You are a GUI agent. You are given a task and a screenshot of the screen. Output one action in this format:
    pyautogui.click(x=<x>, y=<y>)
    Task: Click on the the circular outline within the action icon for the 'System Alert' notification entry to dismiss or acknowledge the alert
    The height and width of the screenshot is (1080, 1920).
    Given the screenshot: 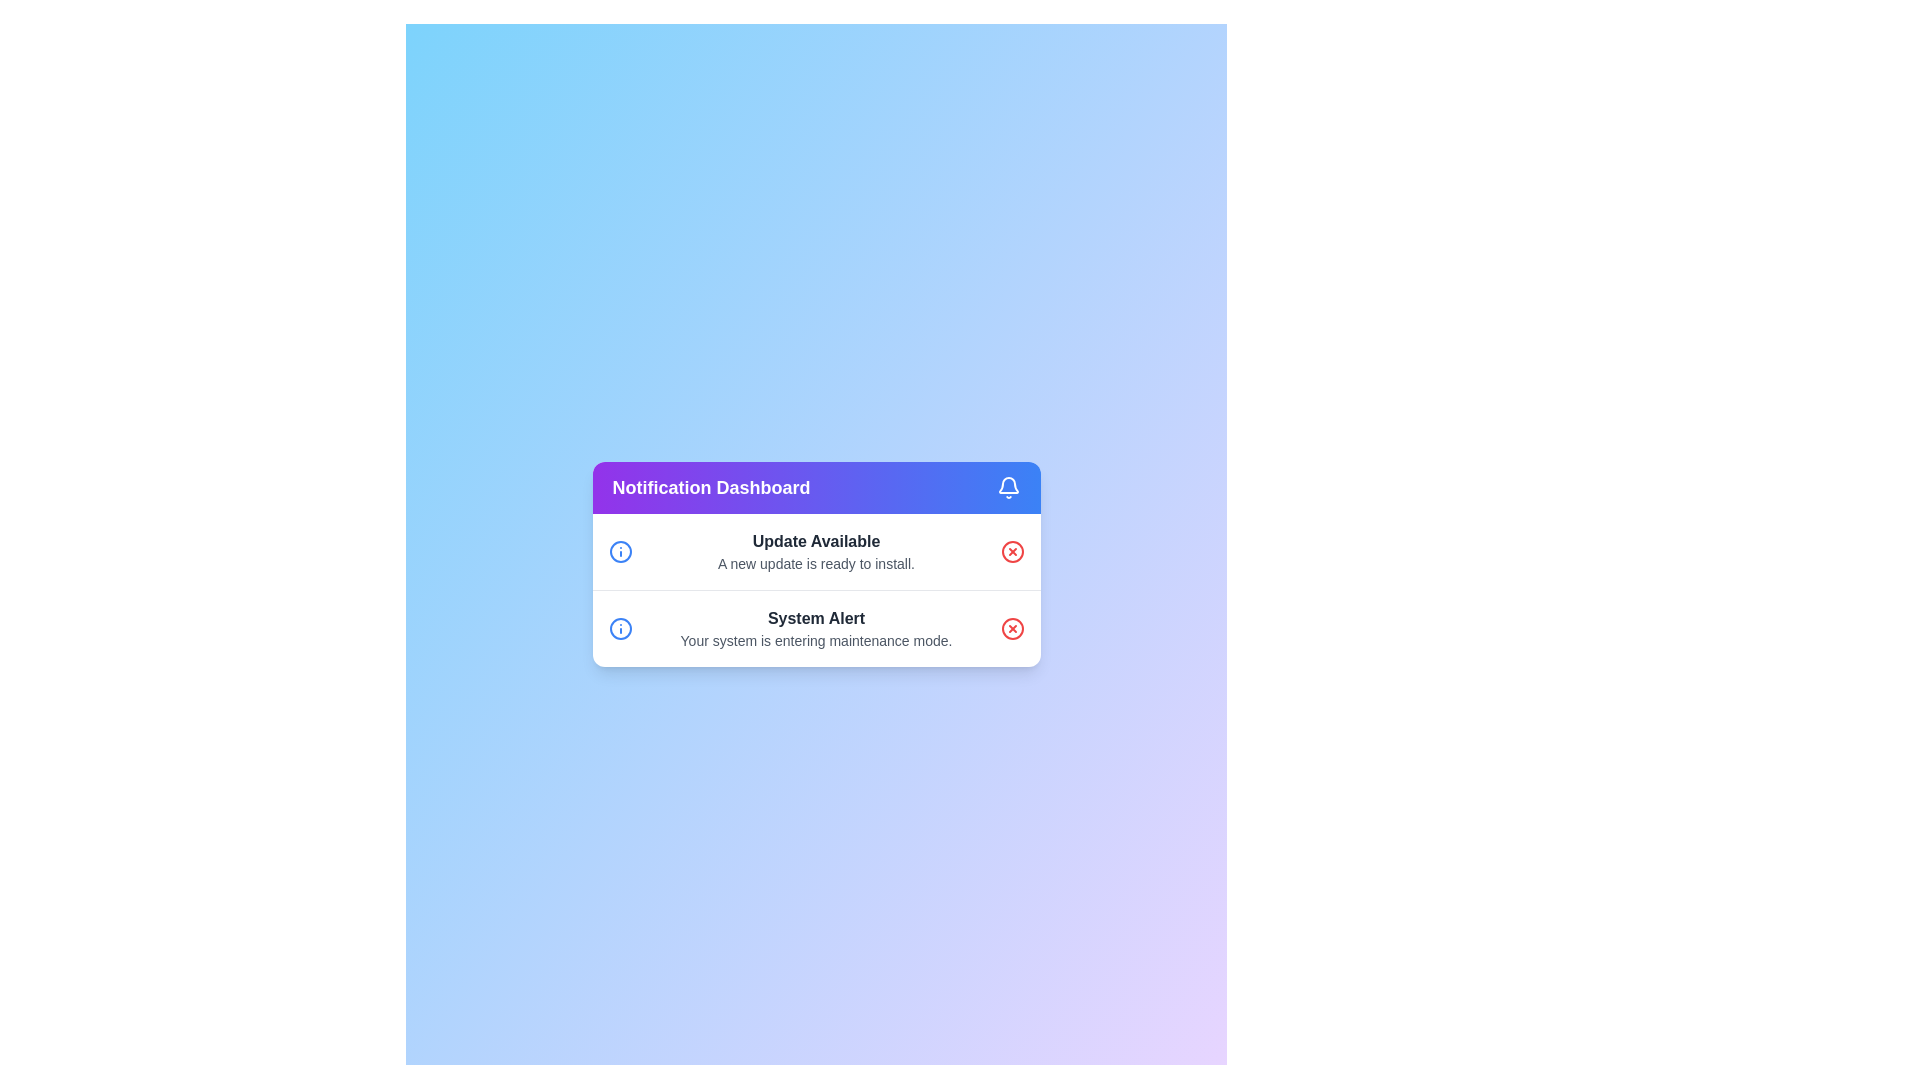 What is the action you would take?
    pyautogui.click(x=1012, y=627)
    